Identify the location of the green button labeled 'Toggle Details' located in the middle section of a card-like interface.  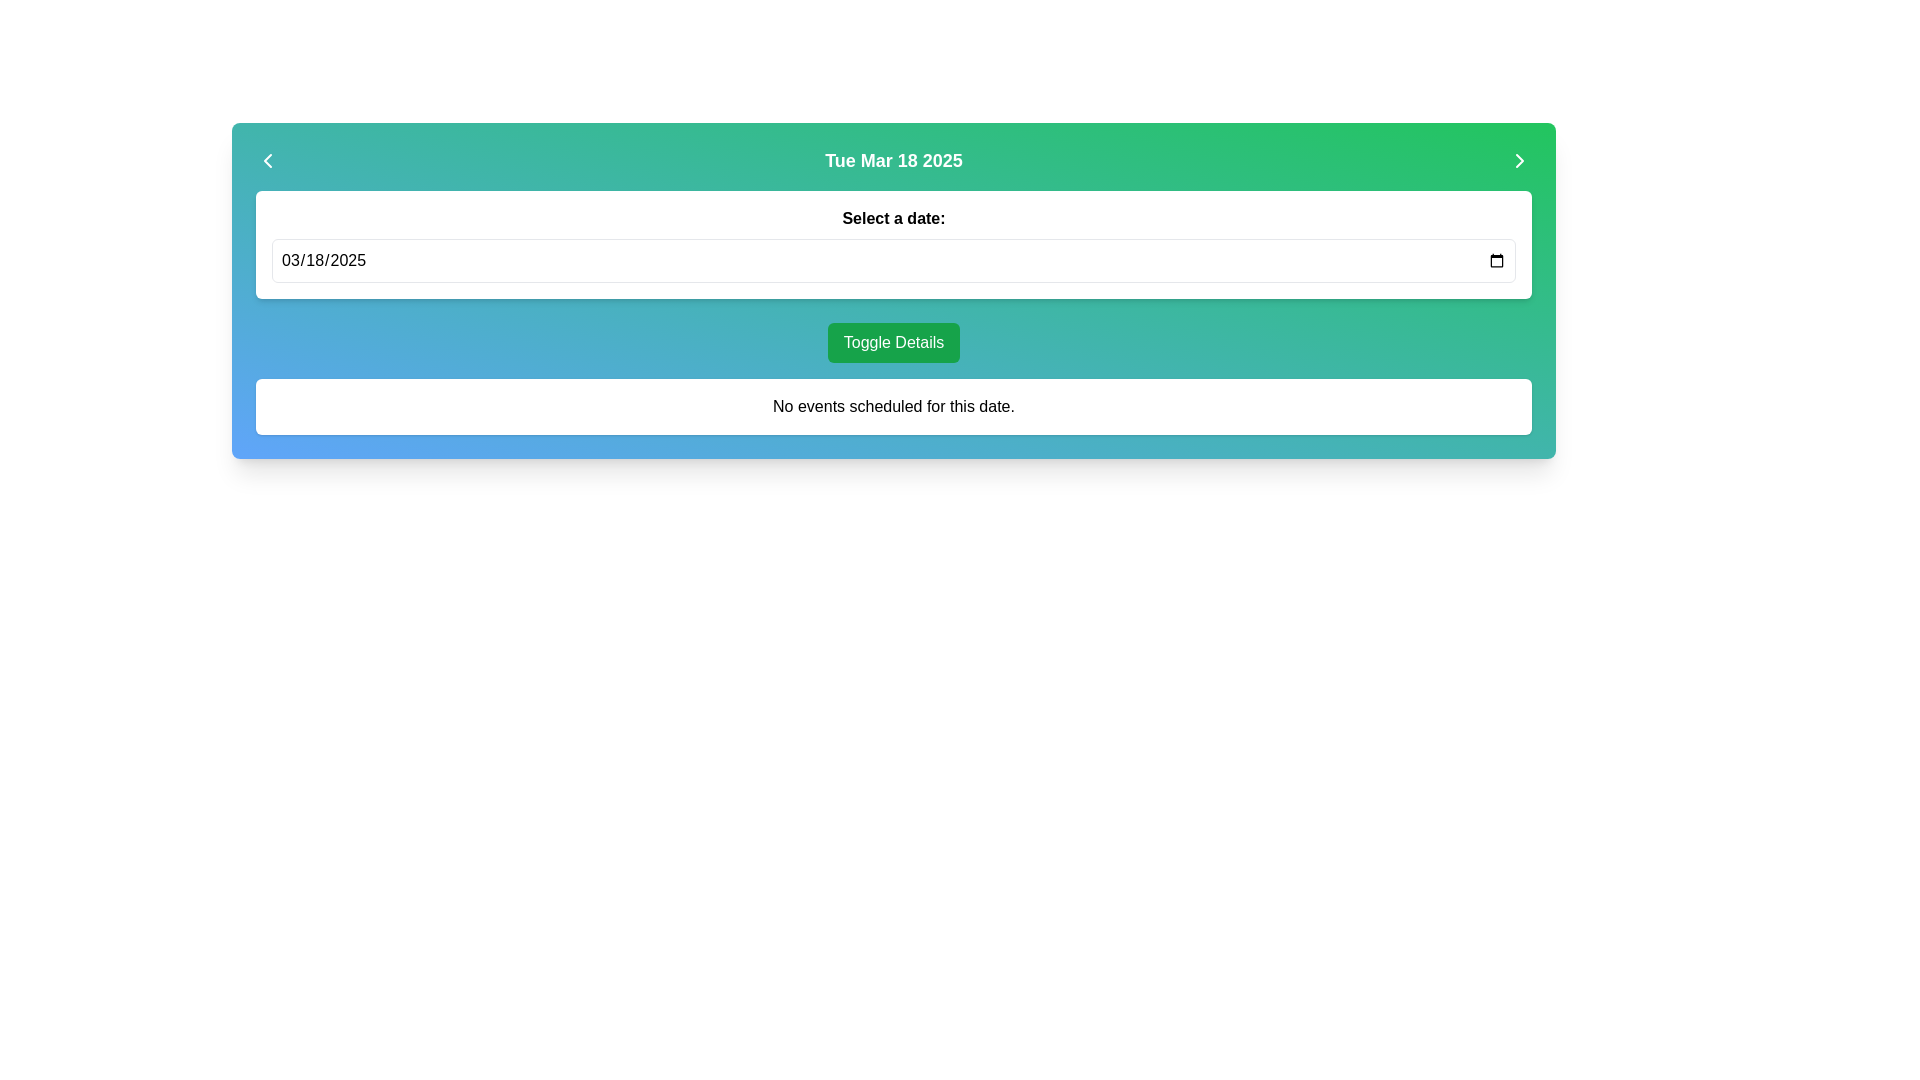
(892, 342).